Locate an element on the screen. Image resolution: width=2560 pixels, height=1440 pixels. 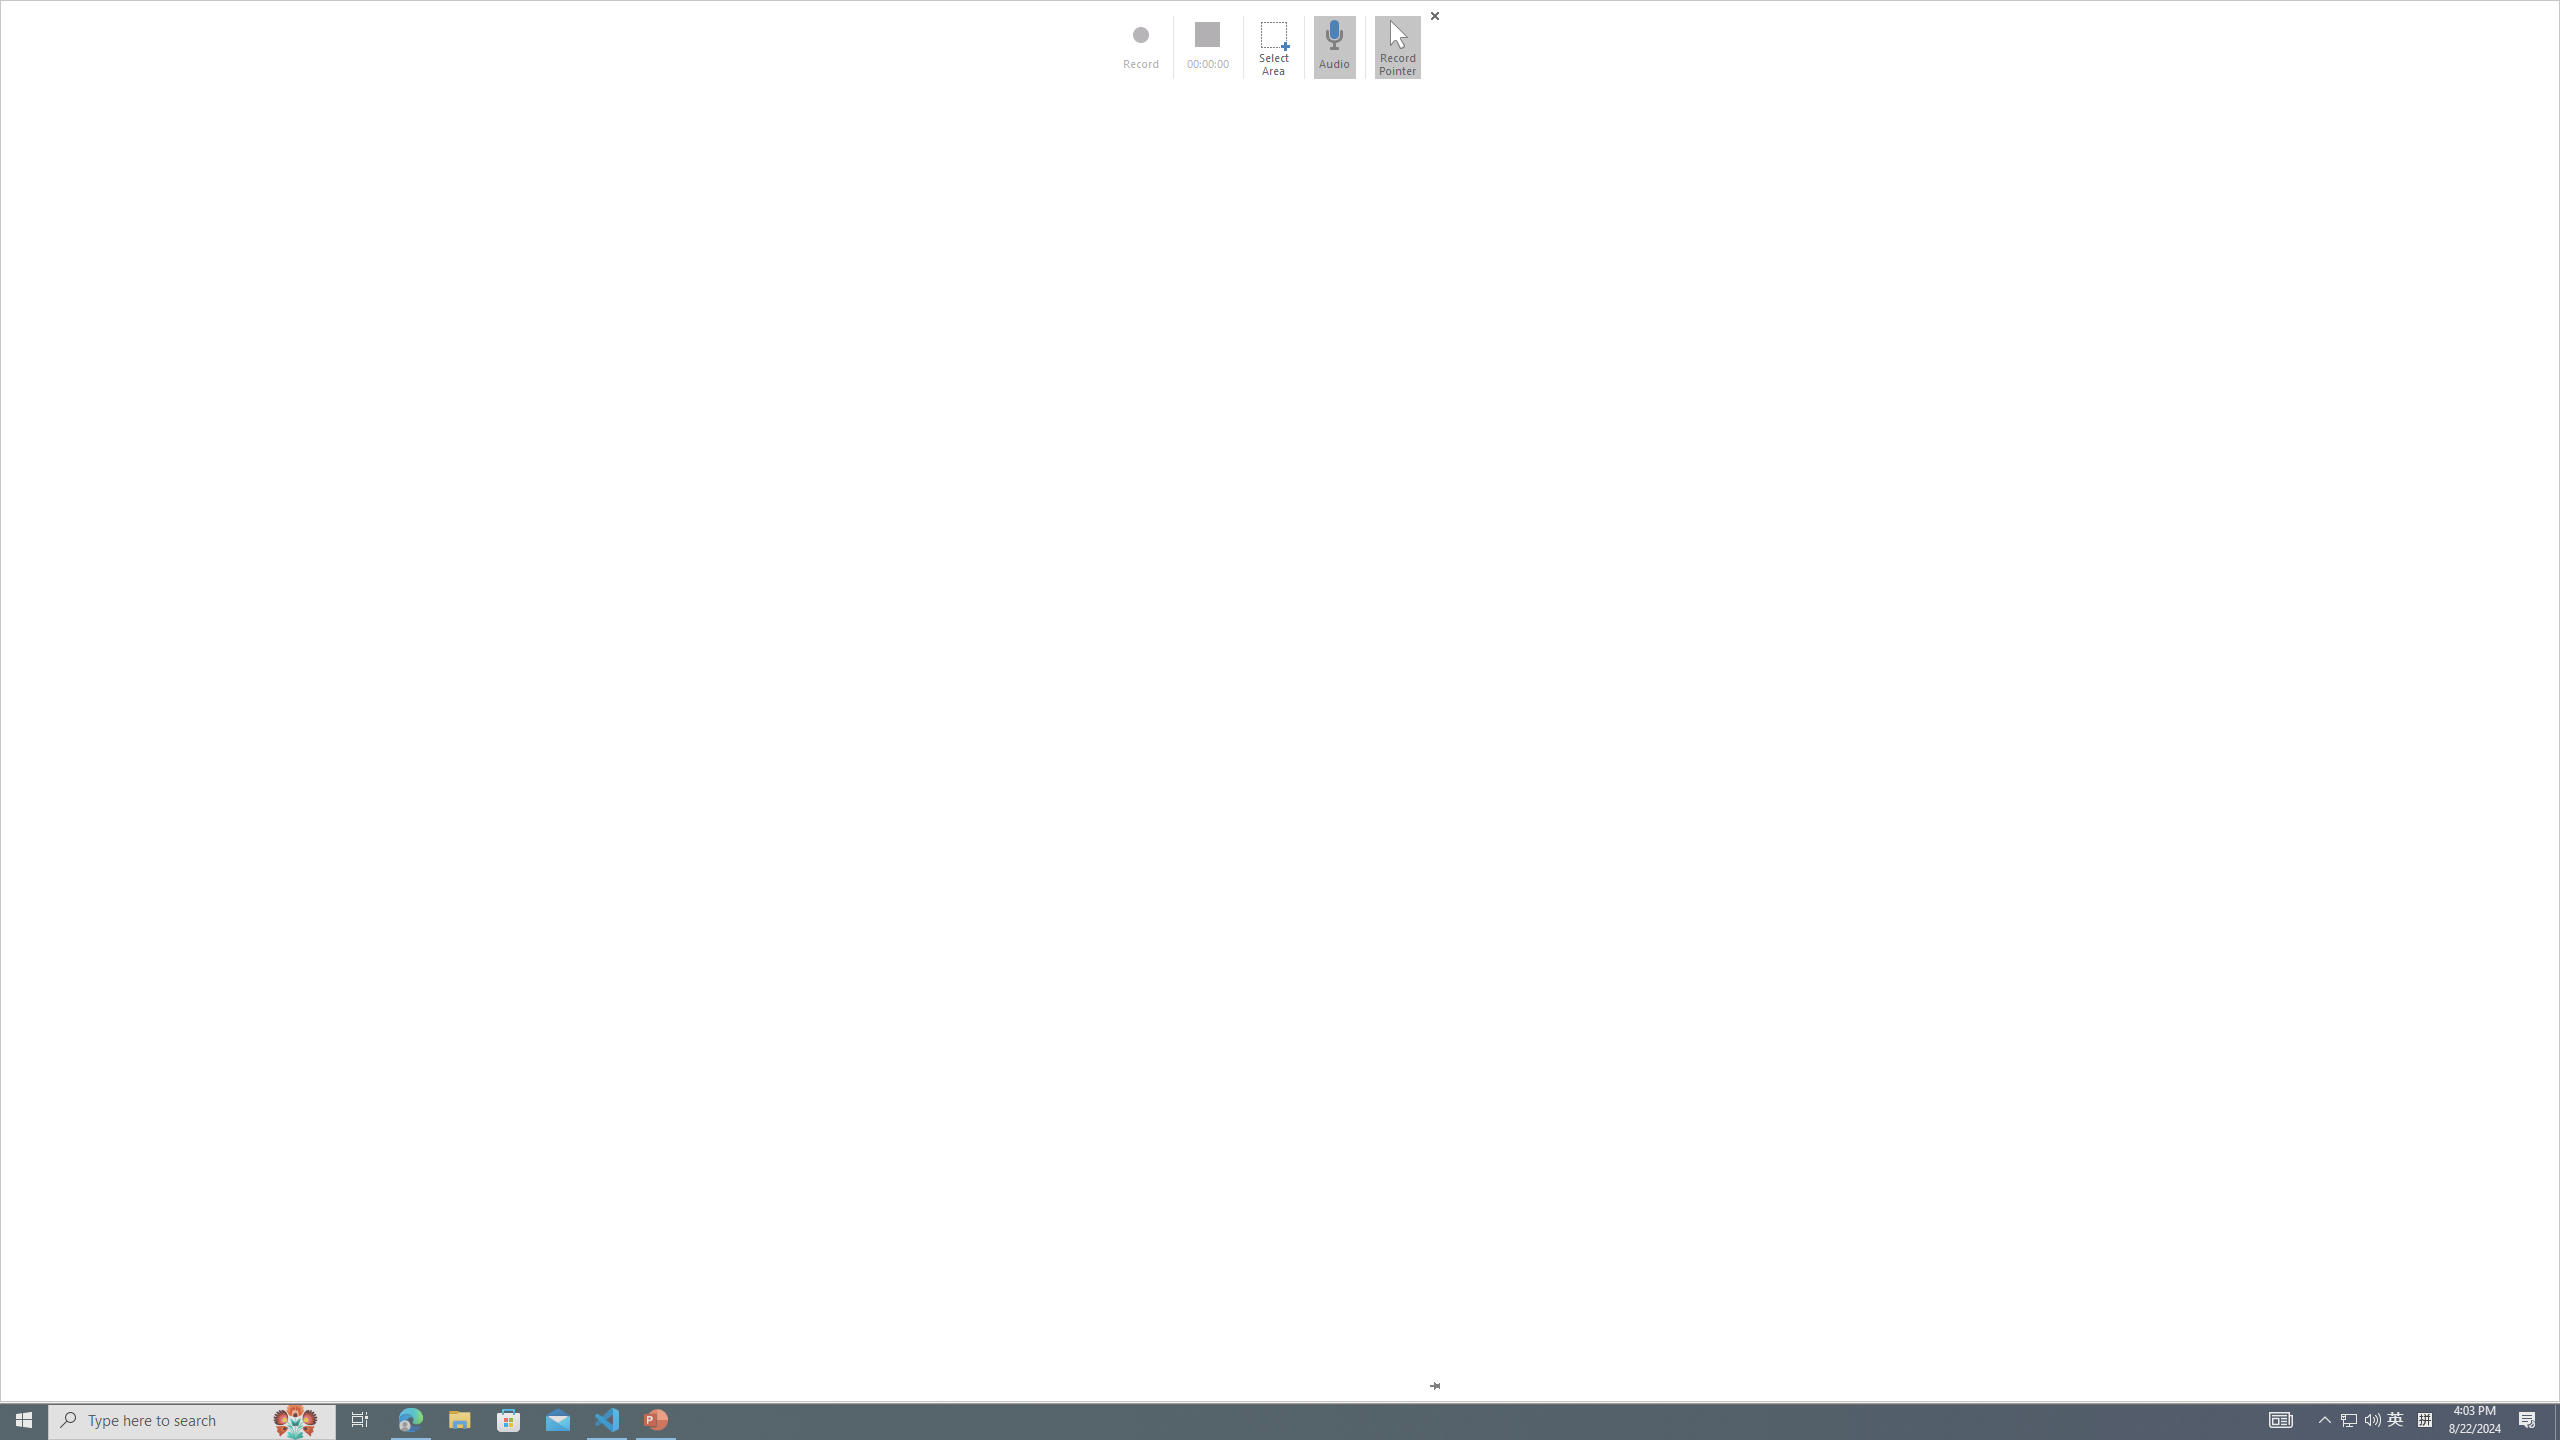
'00:00:00' is located at coordinates (1207, 46).